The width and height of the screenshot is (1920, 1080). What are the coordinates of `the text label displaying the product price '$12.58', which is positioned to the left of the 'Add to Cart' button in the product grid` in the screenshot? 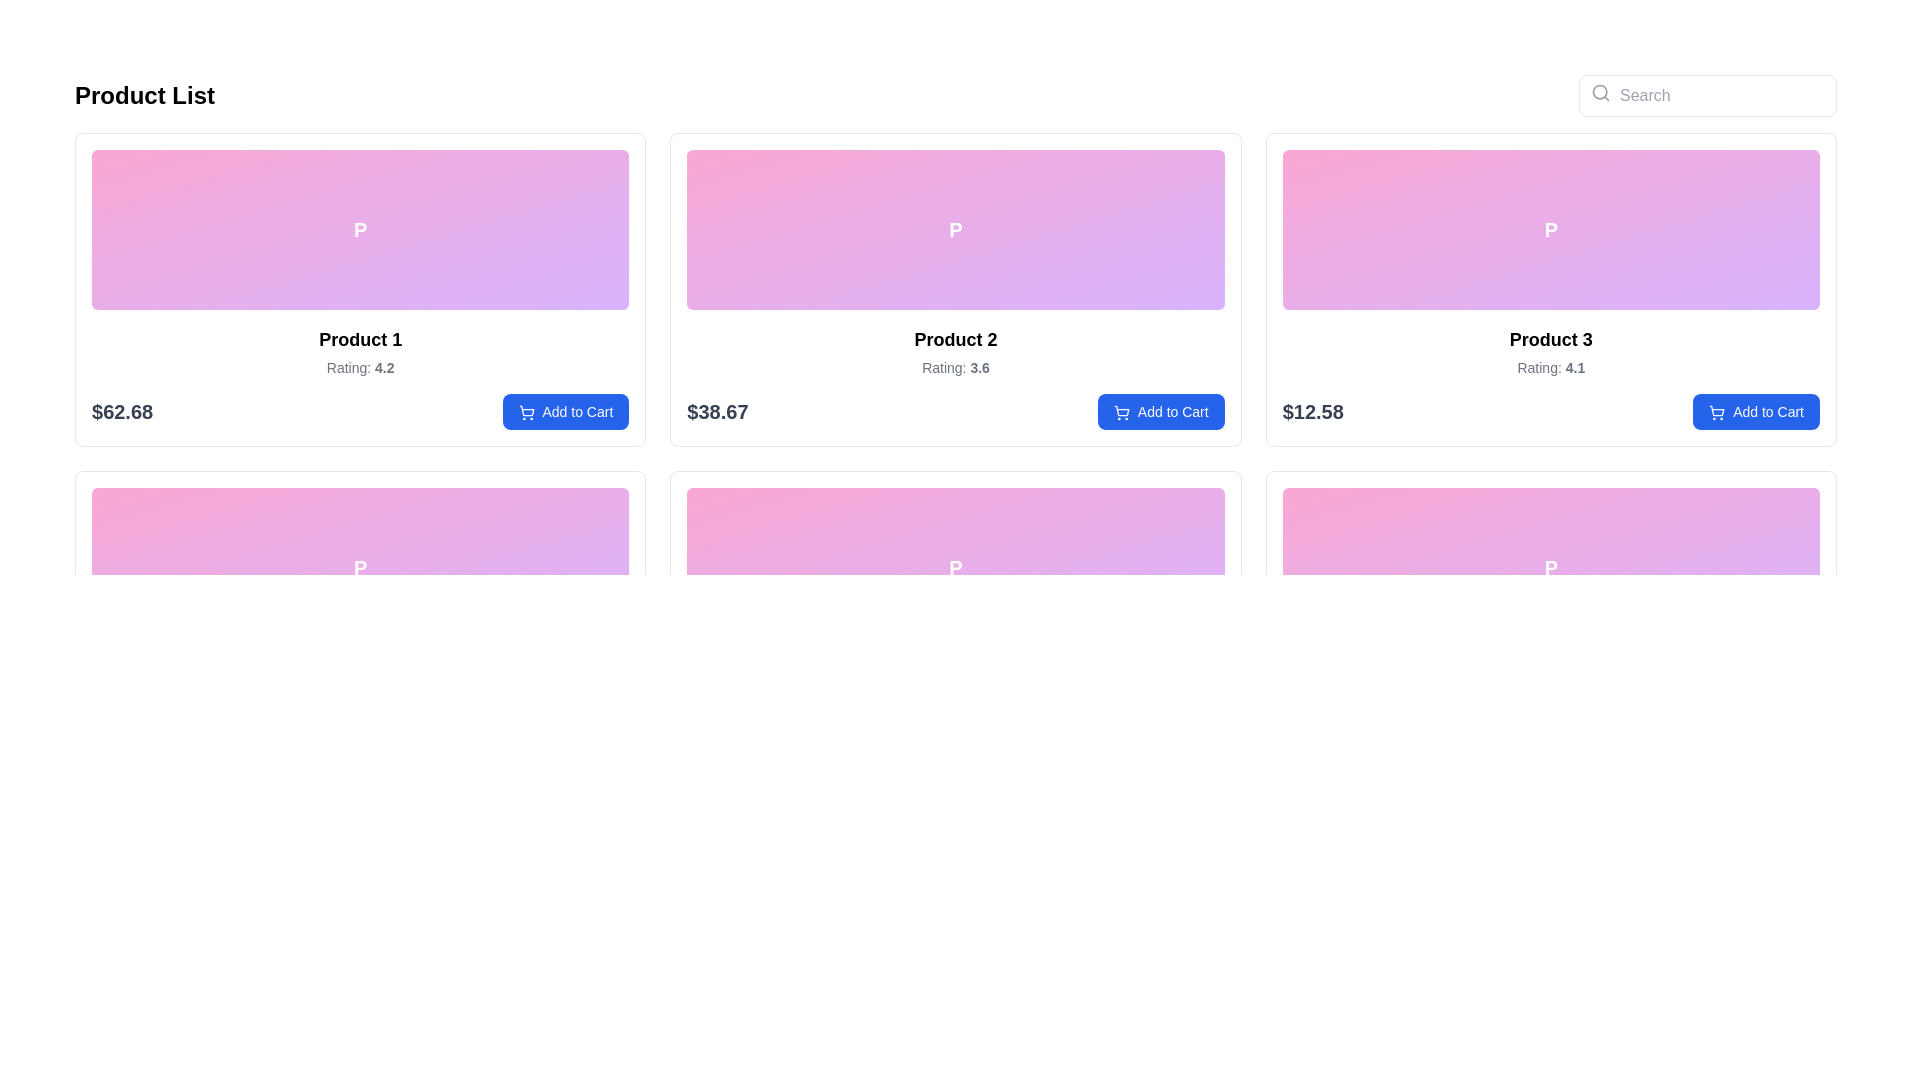 It's located at (1313, 411).